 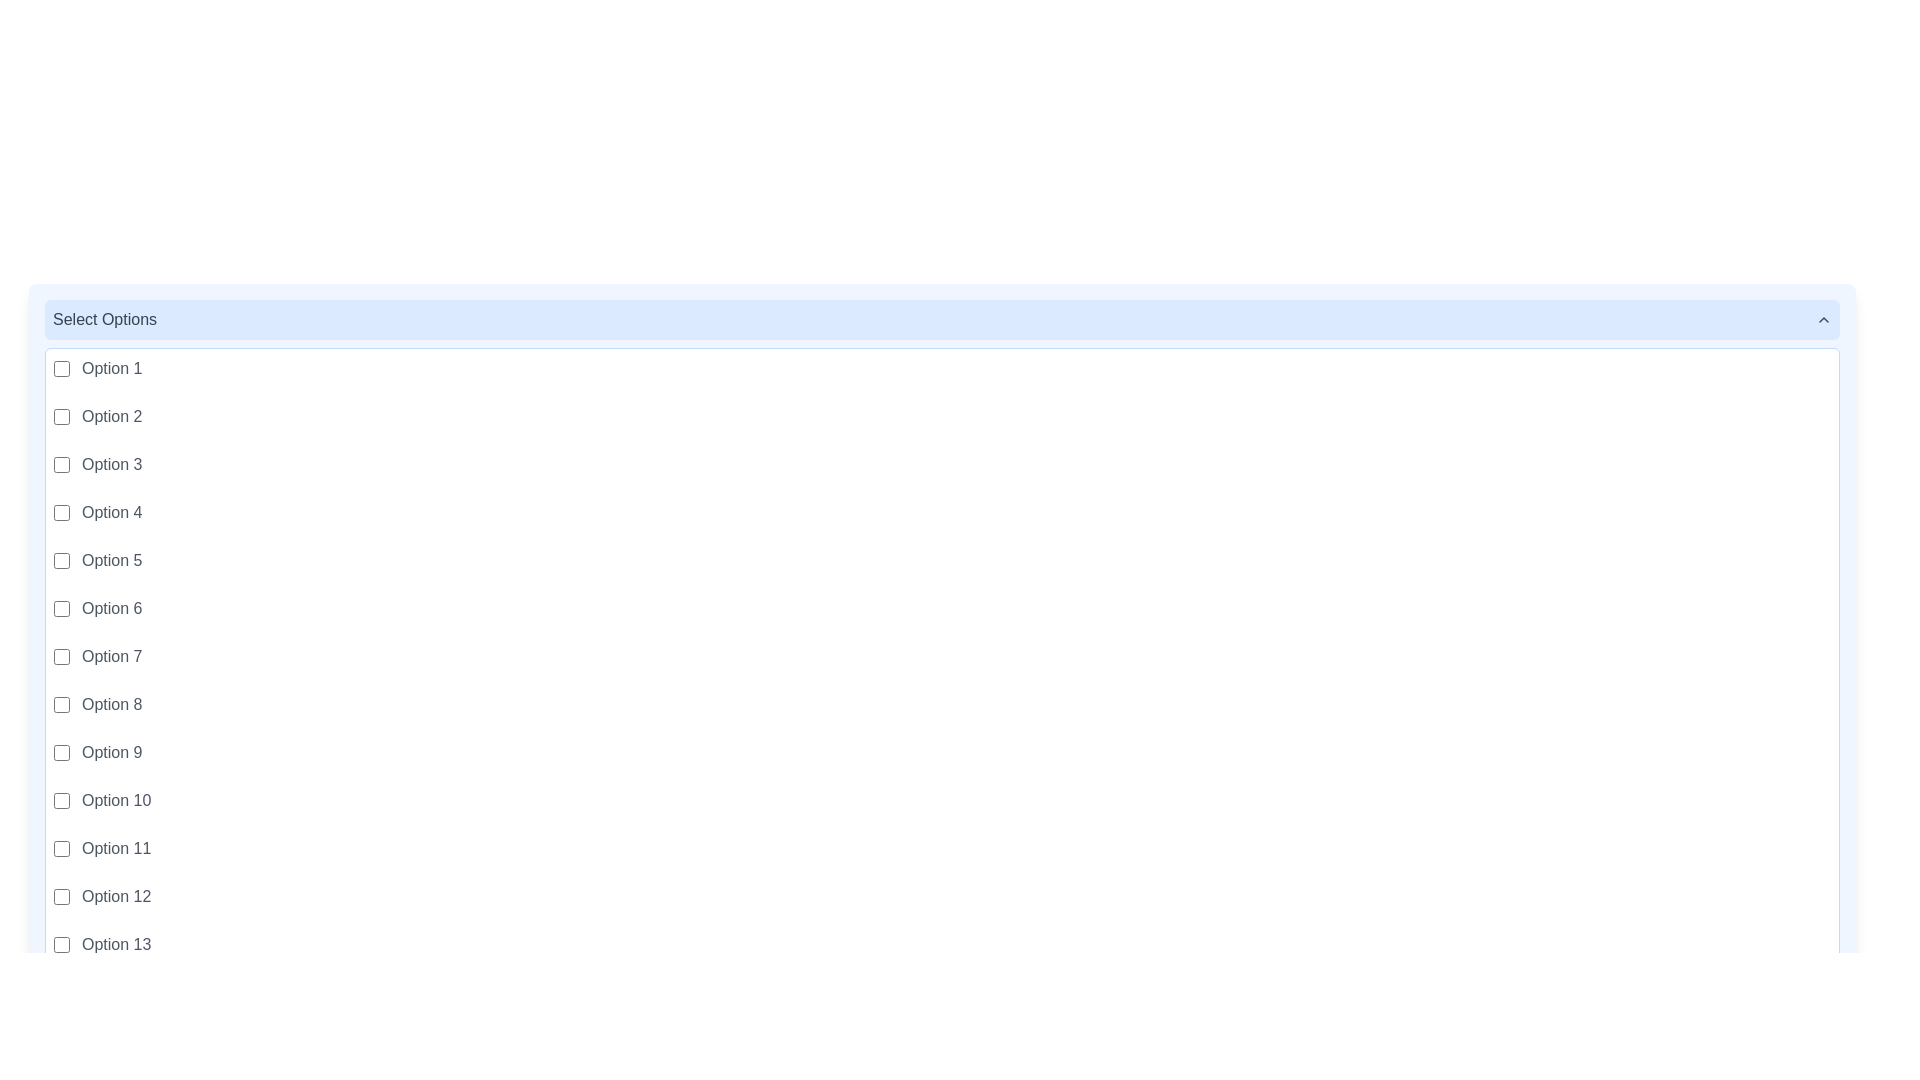 What do you see at coordinates (1824, 319) in the screenshot?
I see `the upward arrow icon, which is gray and located to the far right of the 'Select Options' text` at bounding box center [1824, 319].